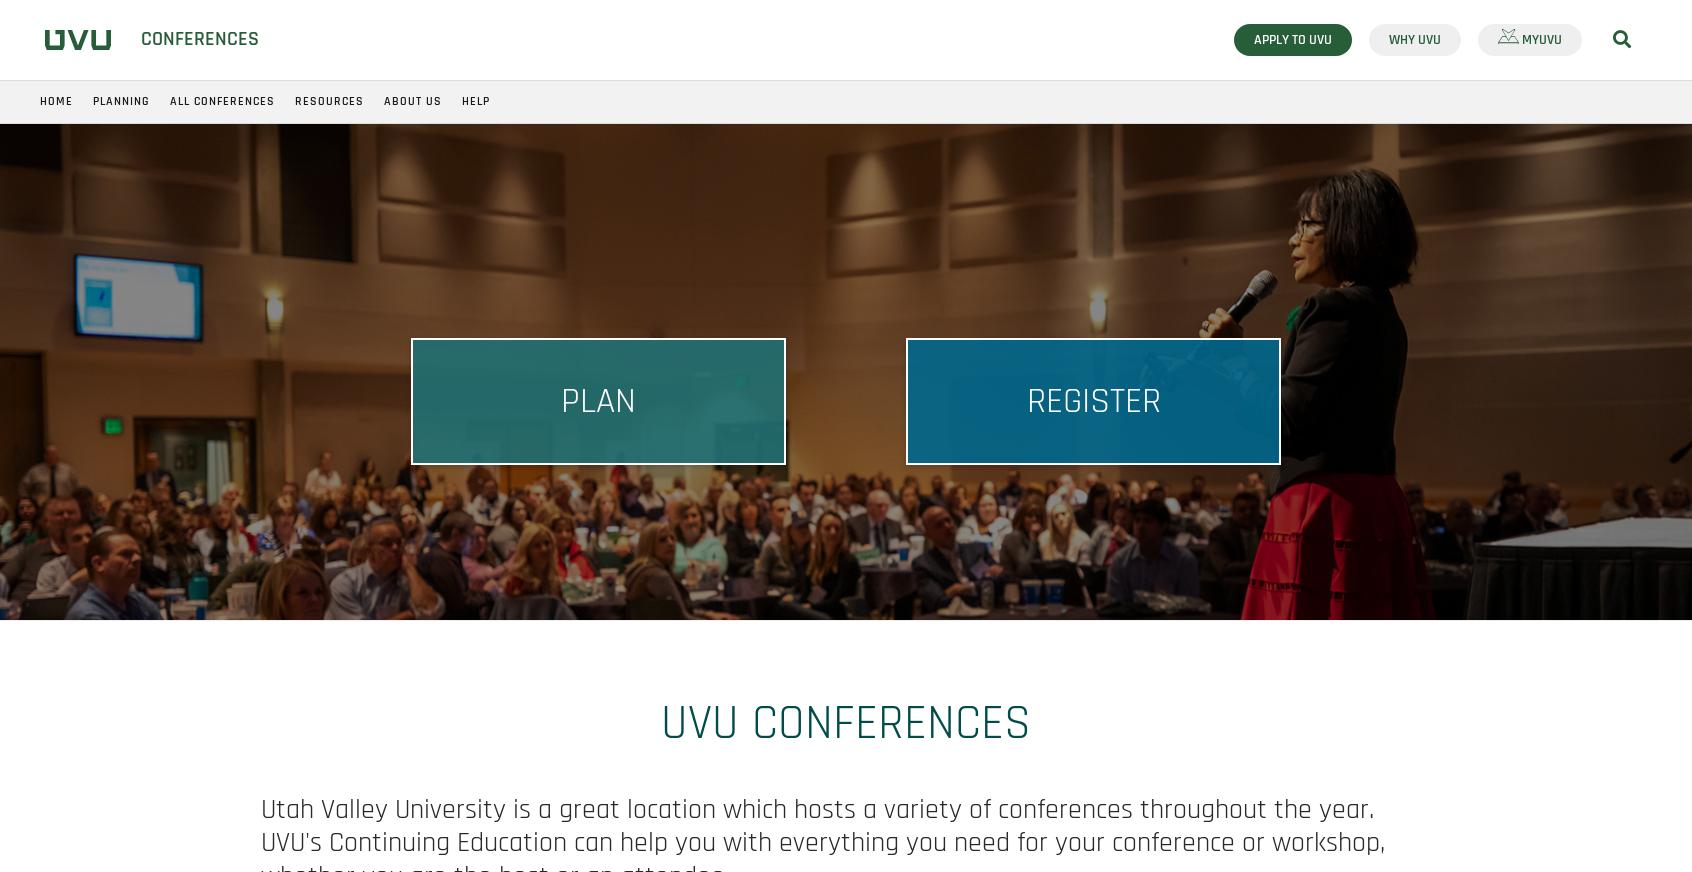 The height and width of the screenshot is (872, 1692). What do you see at coordinates (561, 401) in the screenshot?
I see `'Plan'` at bounding box center [561, 401].